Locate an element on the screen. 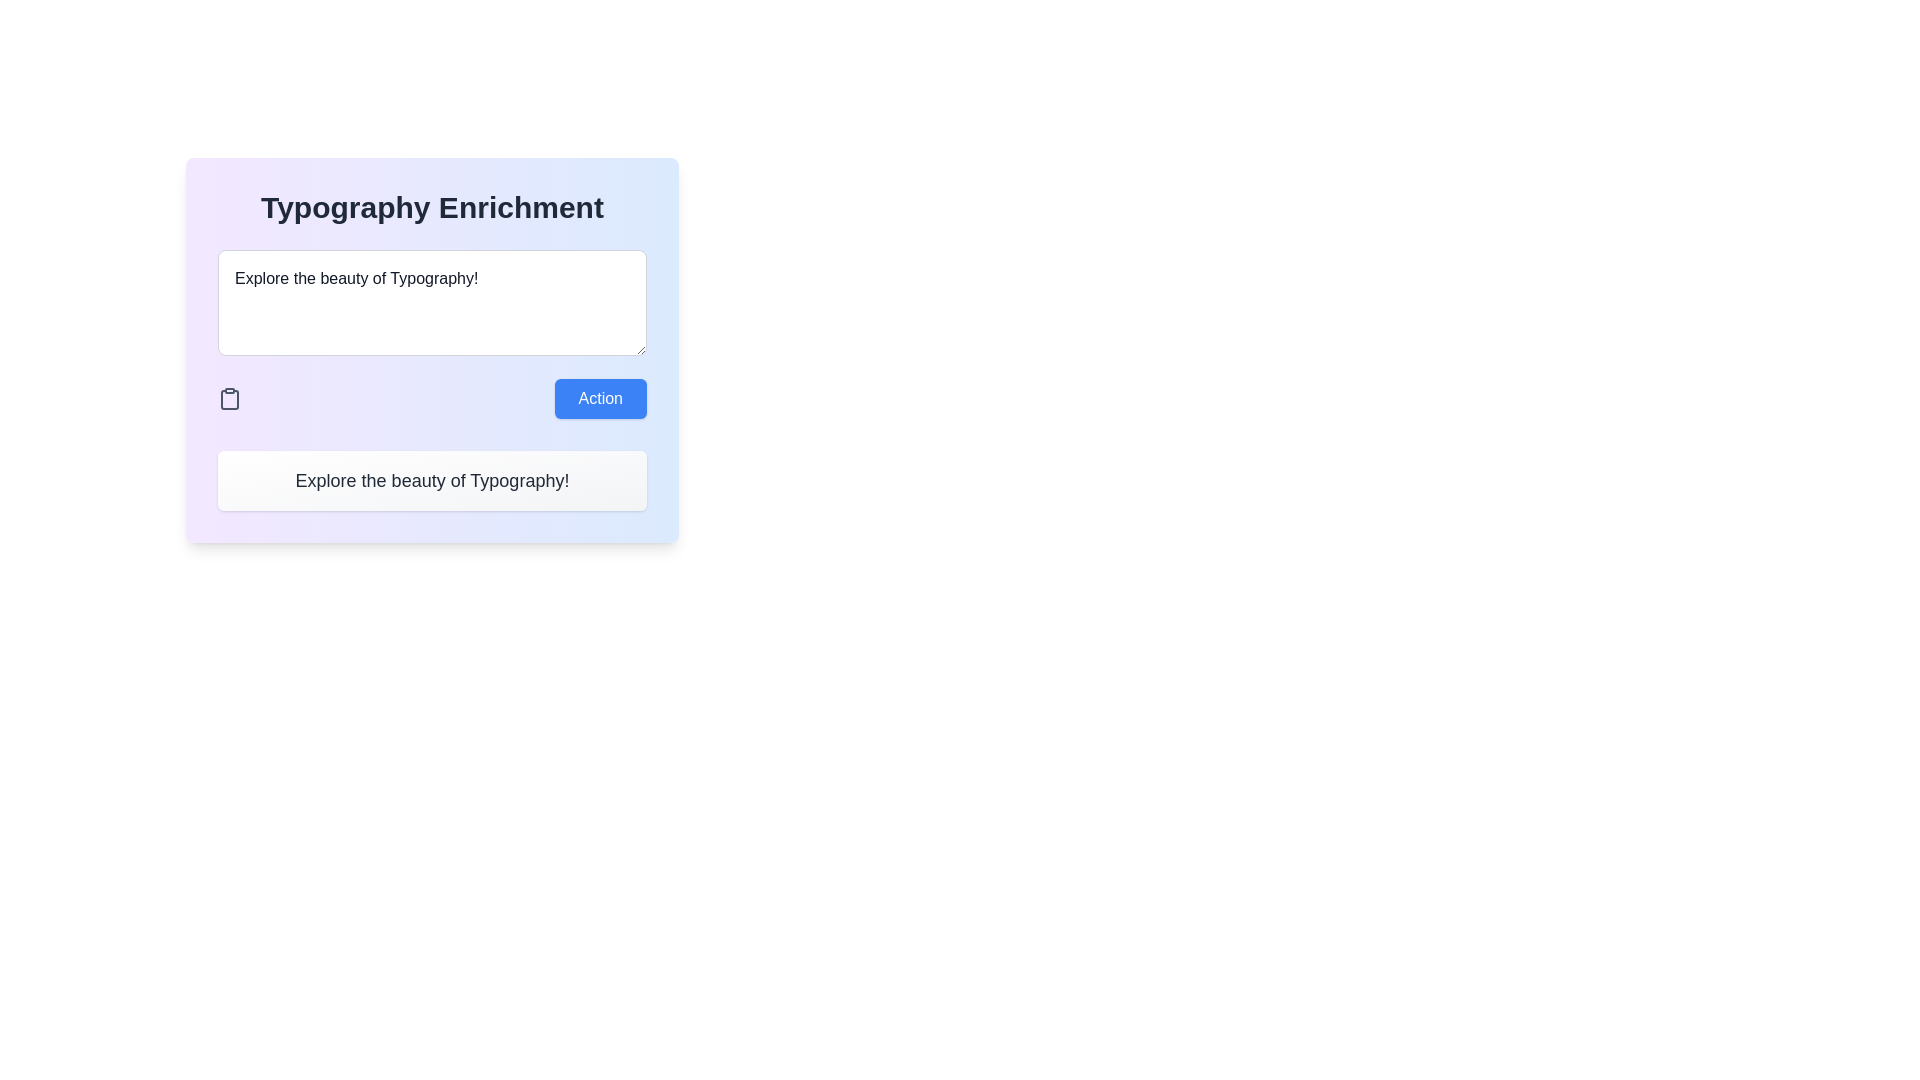 Image resolution: width=1920 pixels, height=1080 pixels. text in the multiline text input or display field located below the header 'Typography Enrichment' is located at coordinates (431, 303).